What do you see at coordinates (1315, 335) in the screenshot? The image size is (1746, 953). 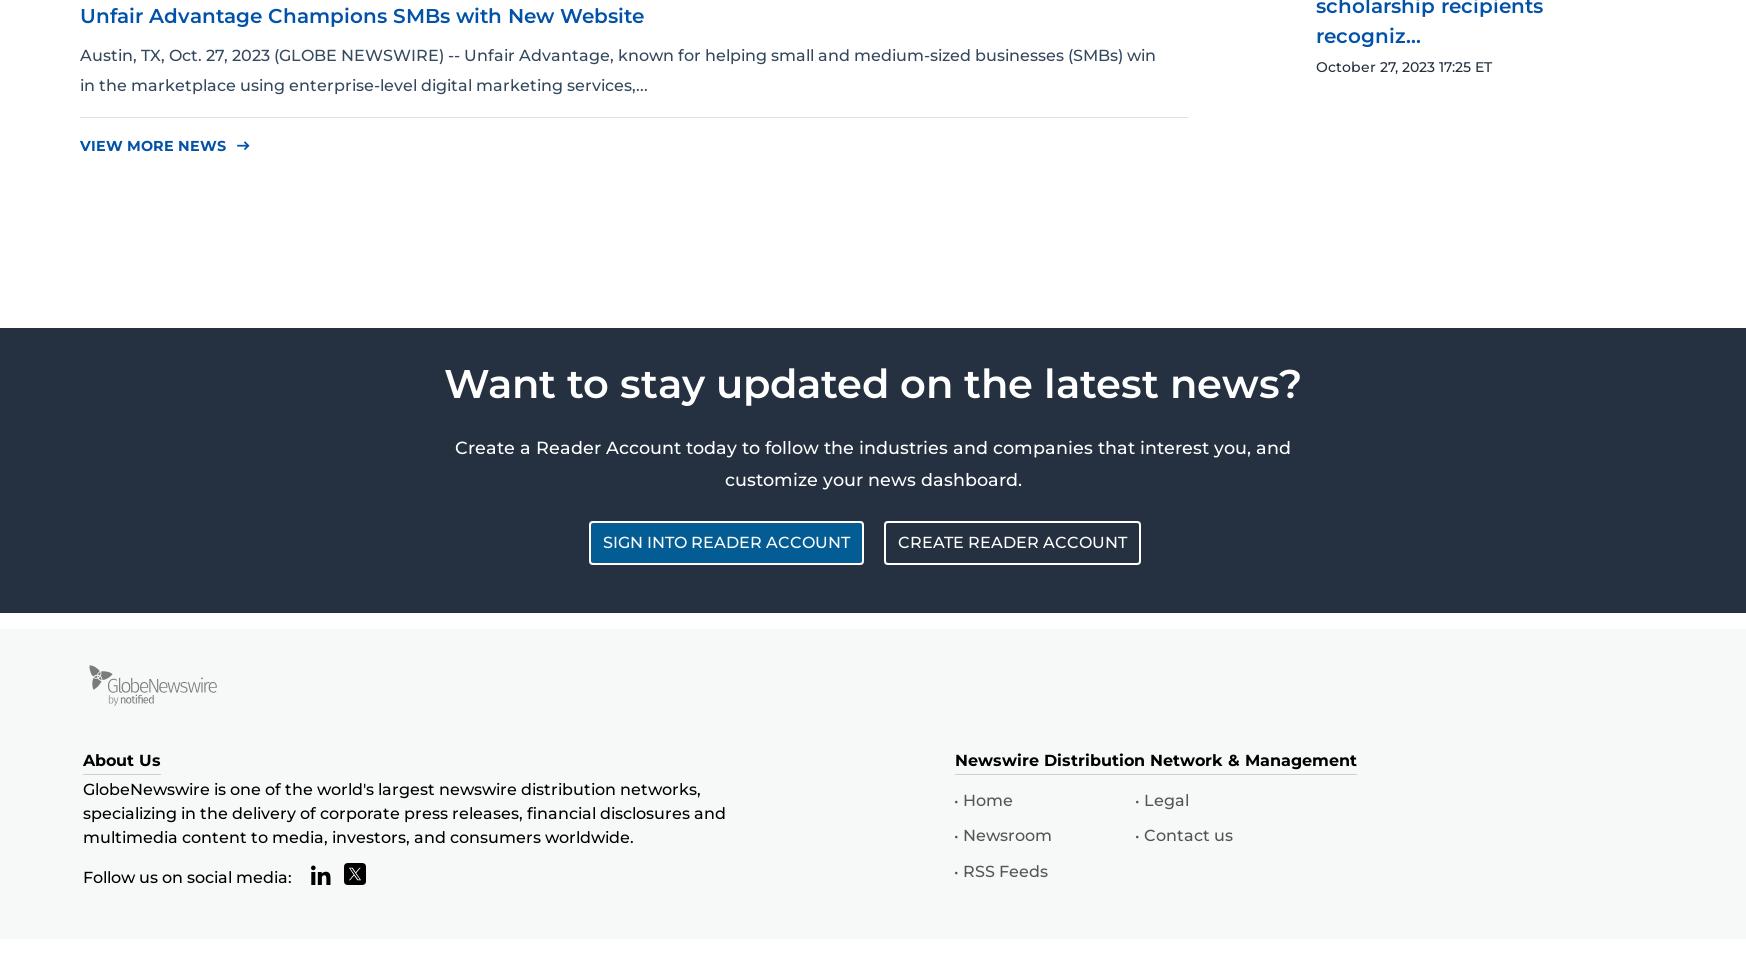 I see `'Intuitive Machines Sets January 2024 for Historic ...'` at bounding box center [1315, 335].